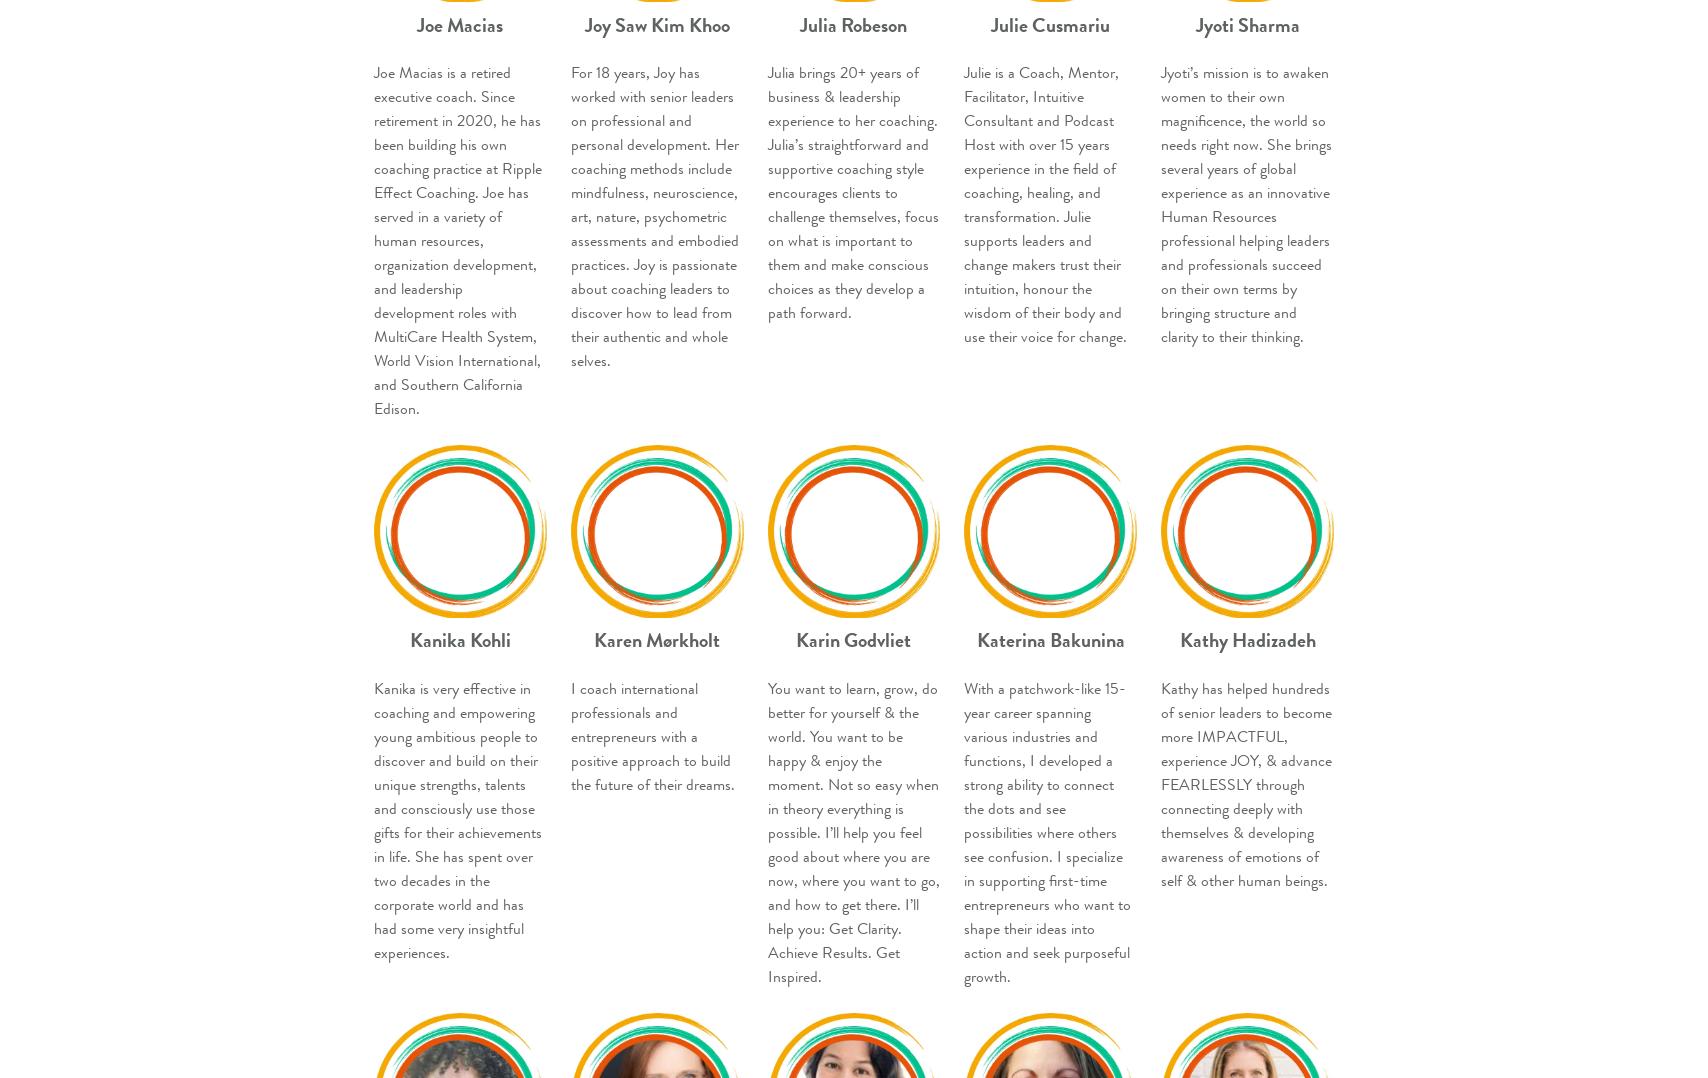 This screenshot has height=1078, width=1708. What do you see at coordinates (1045, 205) in the screenshot?
I see `'Julie is a Coach, Mentor, Facilitator, Intuitive Consultant and Podcast Host with over 15 years experience in the field of coaching, healing, and transformation. Julie supports leaders and change makers trust their intuition, honour the wisdom of their body and use their voice for change.'` at bounding box center [1045, 205].